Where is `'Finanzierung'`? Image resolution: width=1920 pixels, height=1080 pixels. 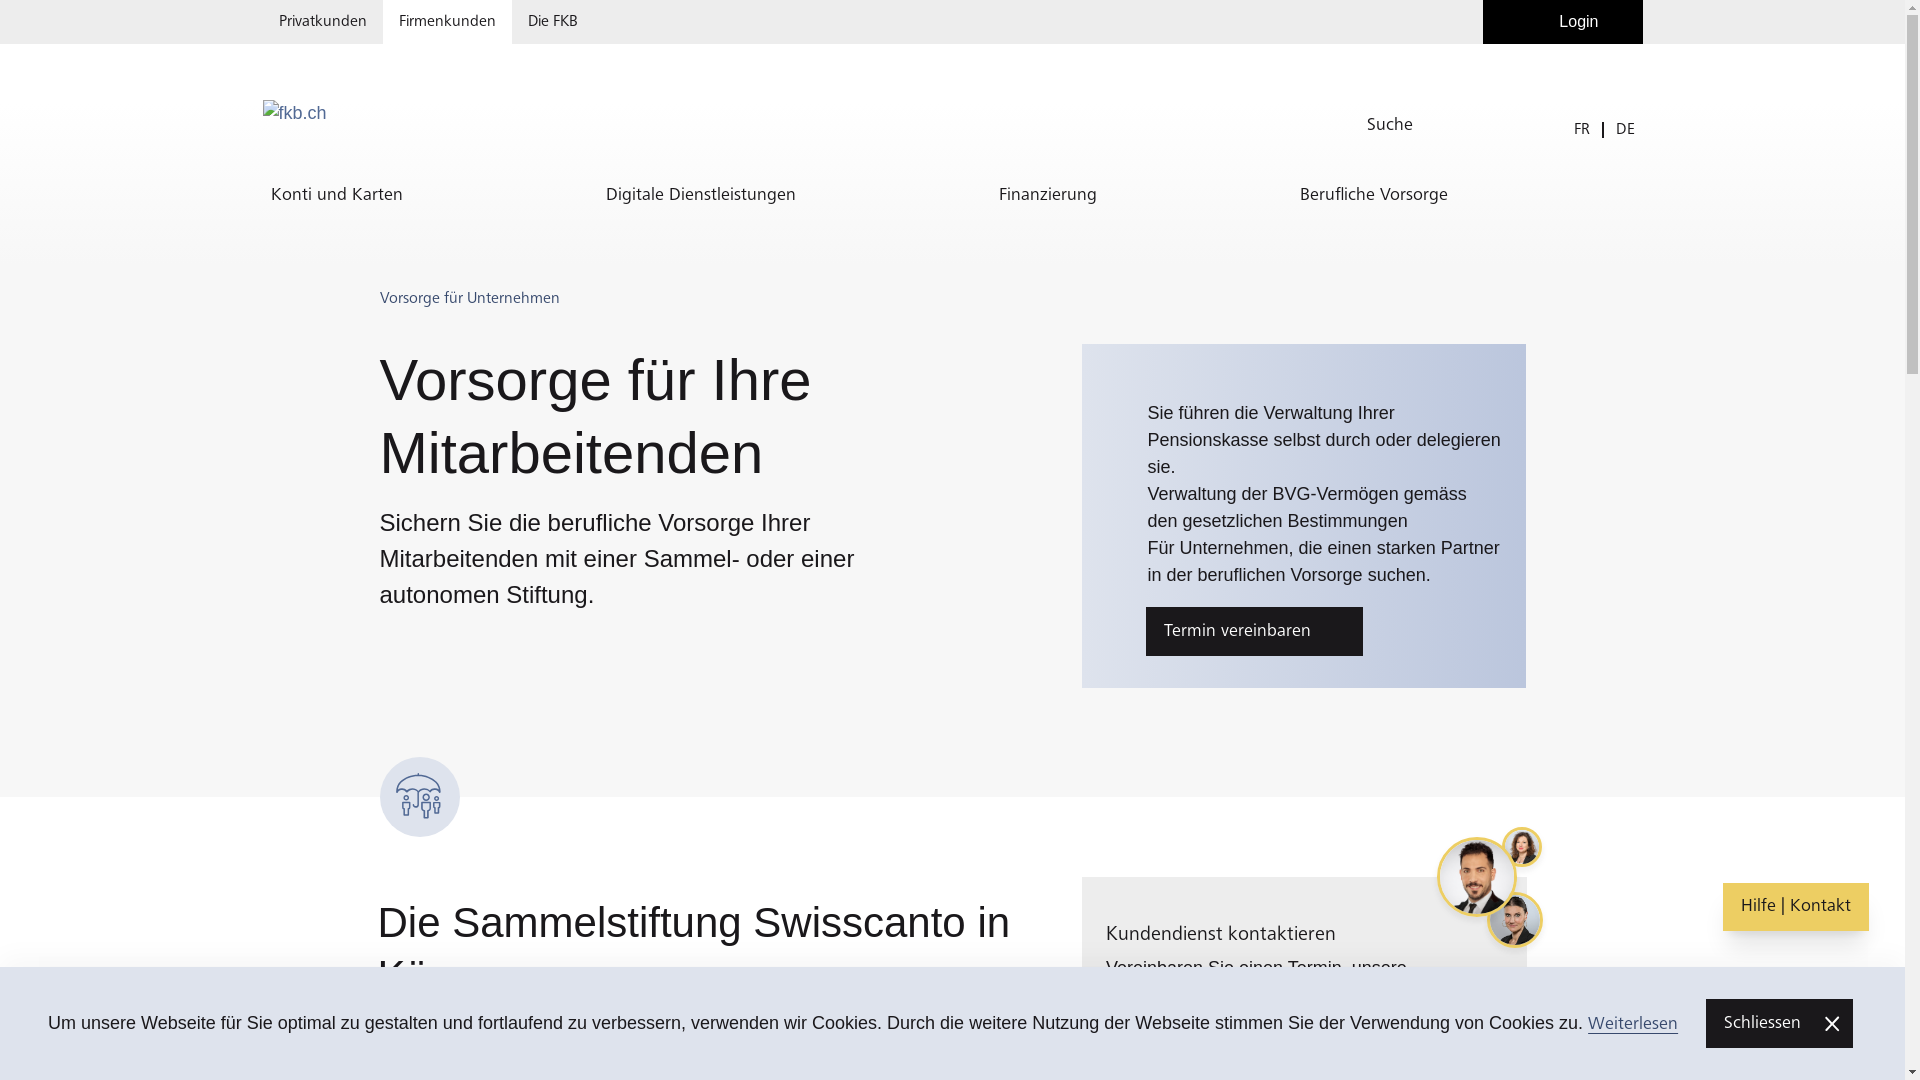 'Finanzierung' is located at coordinates (1045, 195).